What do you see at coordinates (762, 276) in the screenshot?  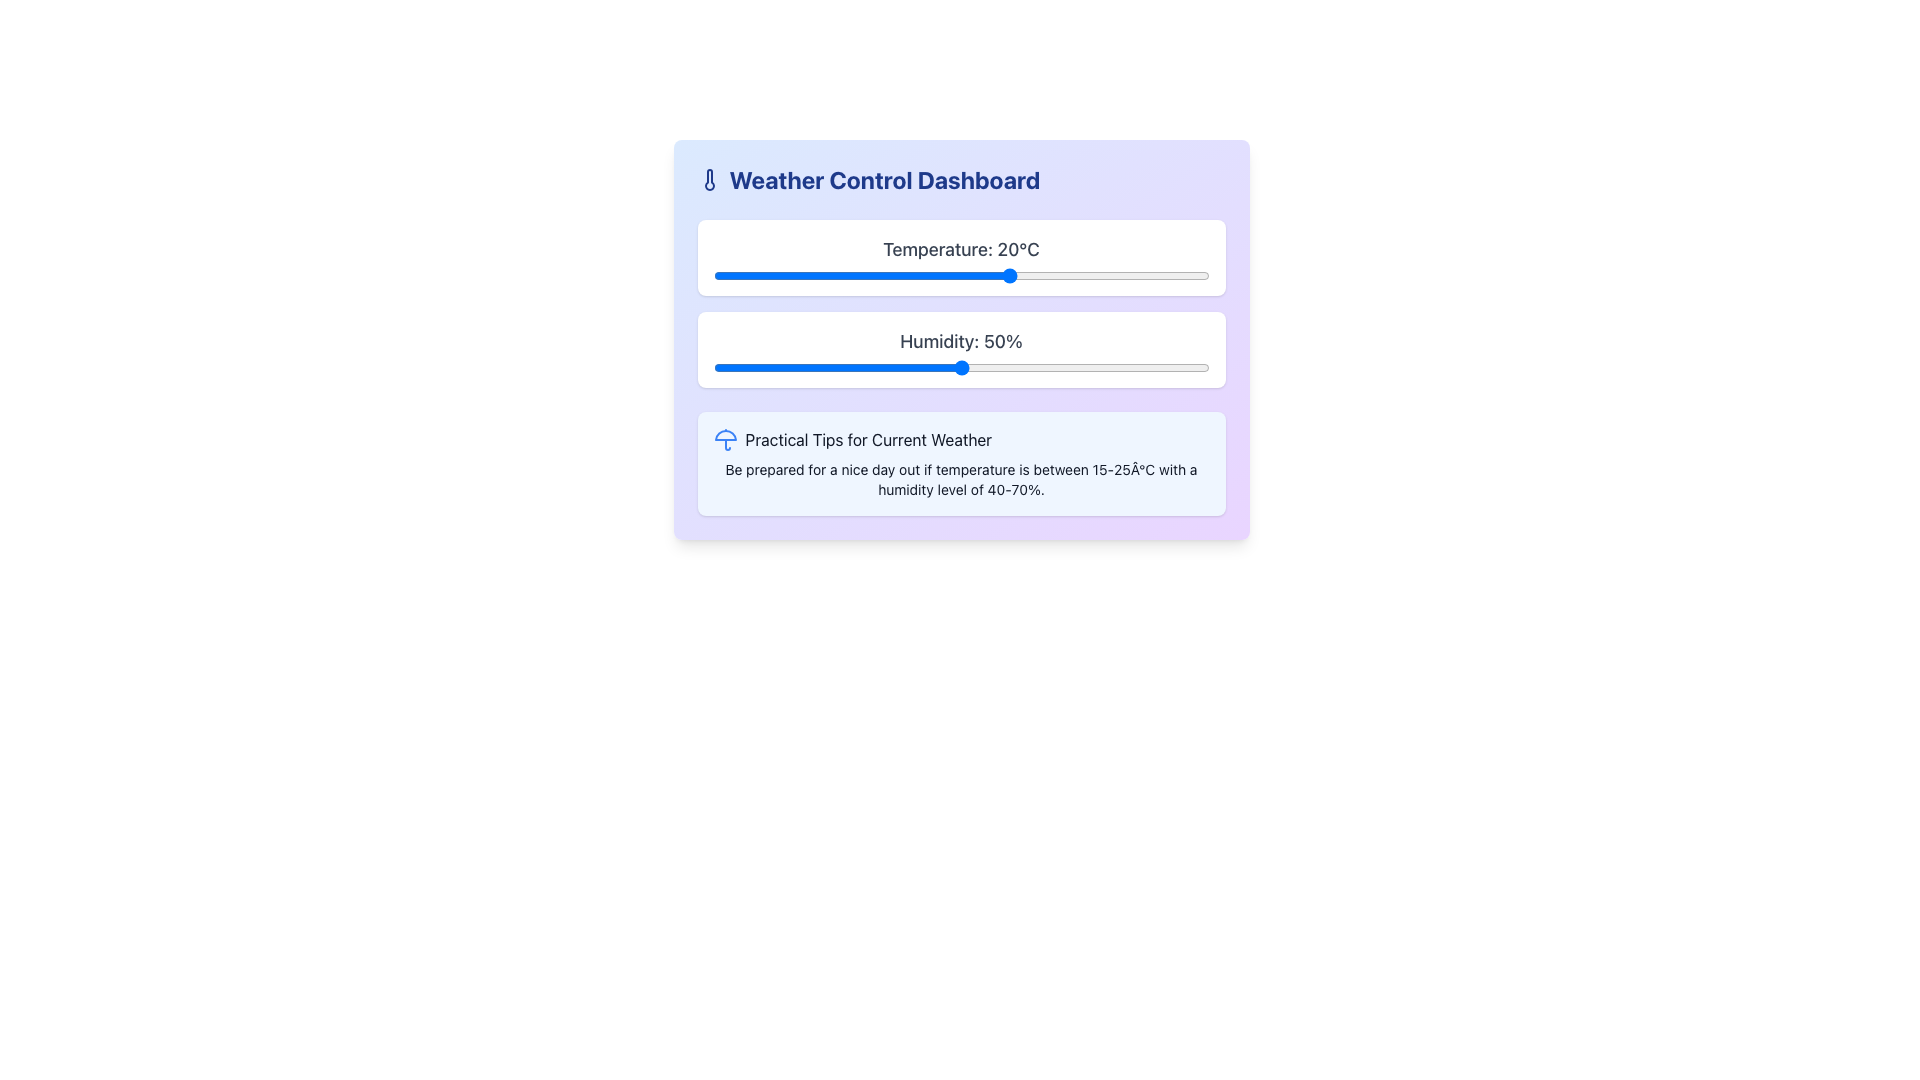 I see `the temperature` at bounding box center [762, 276].